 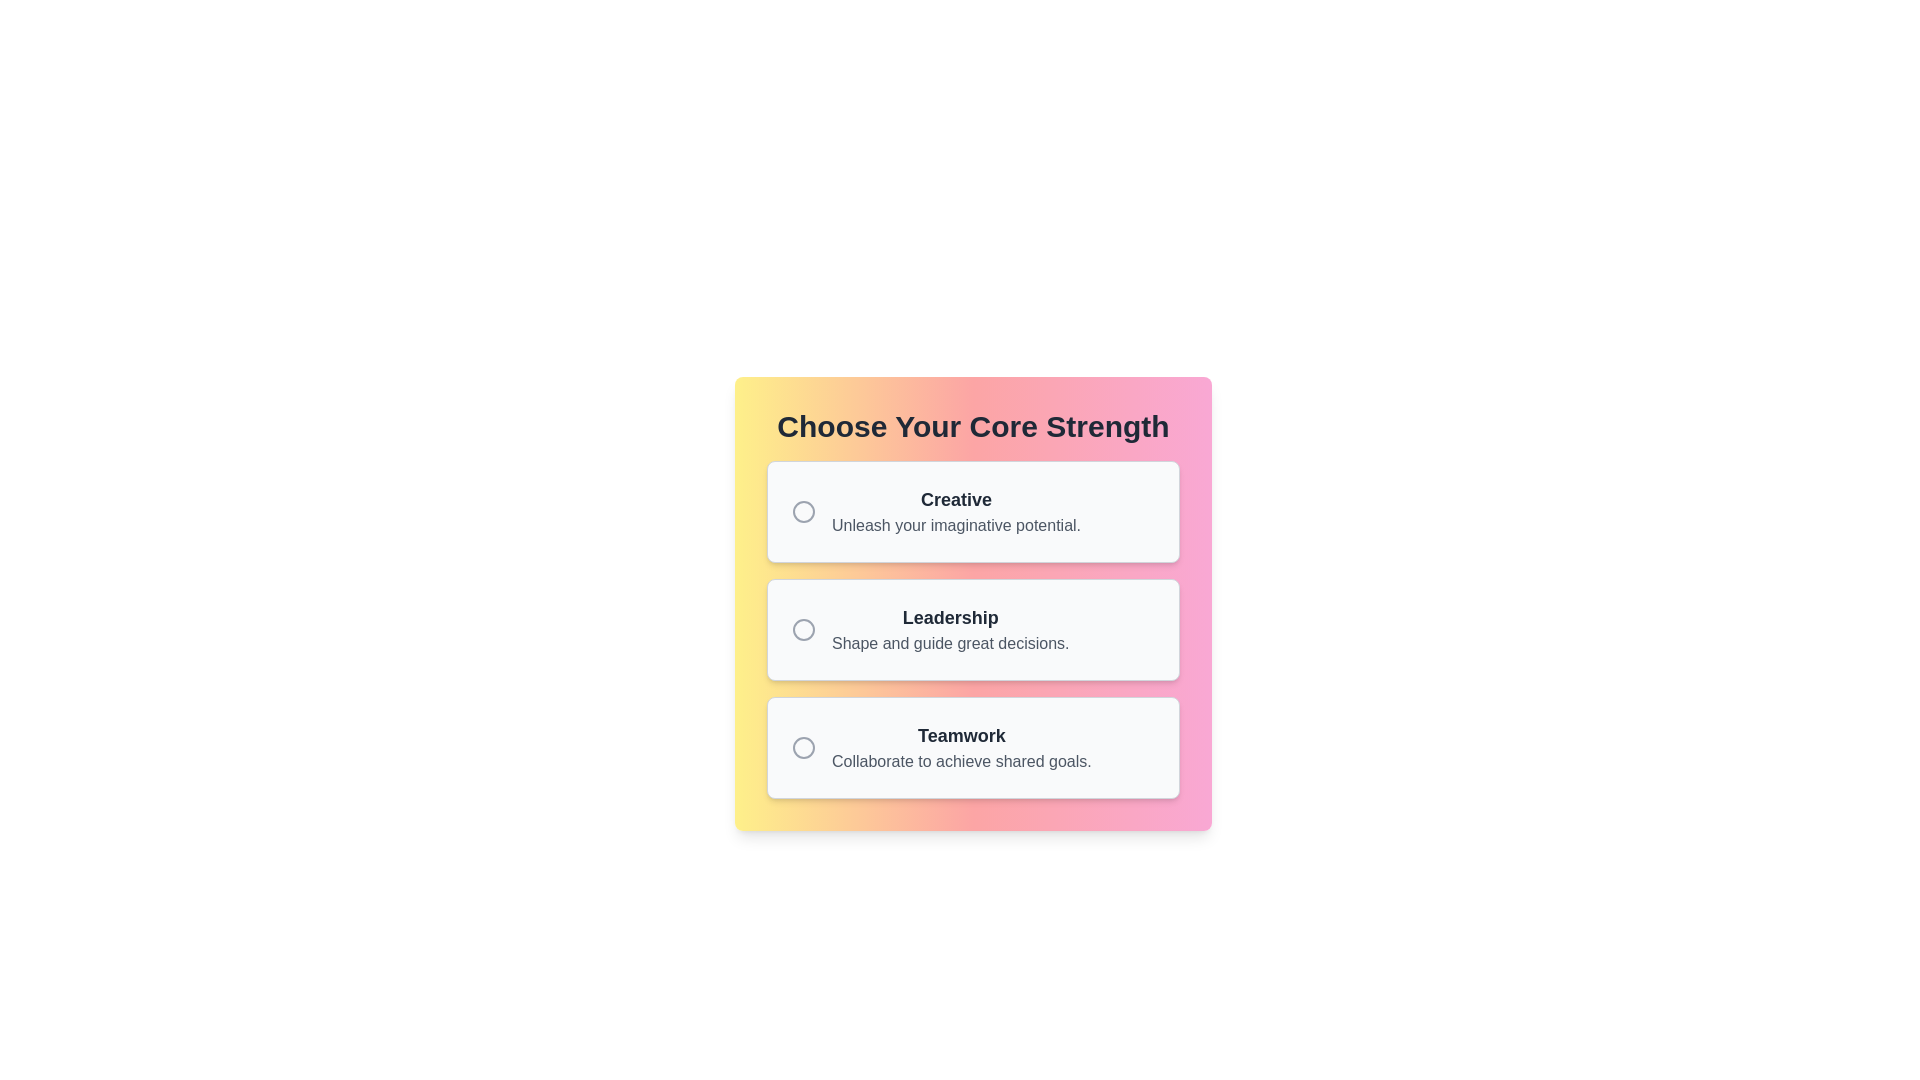 I want to click on the radio button (circle indicator) inside the 'Teamwork' option box, so click(x=804, y=748).